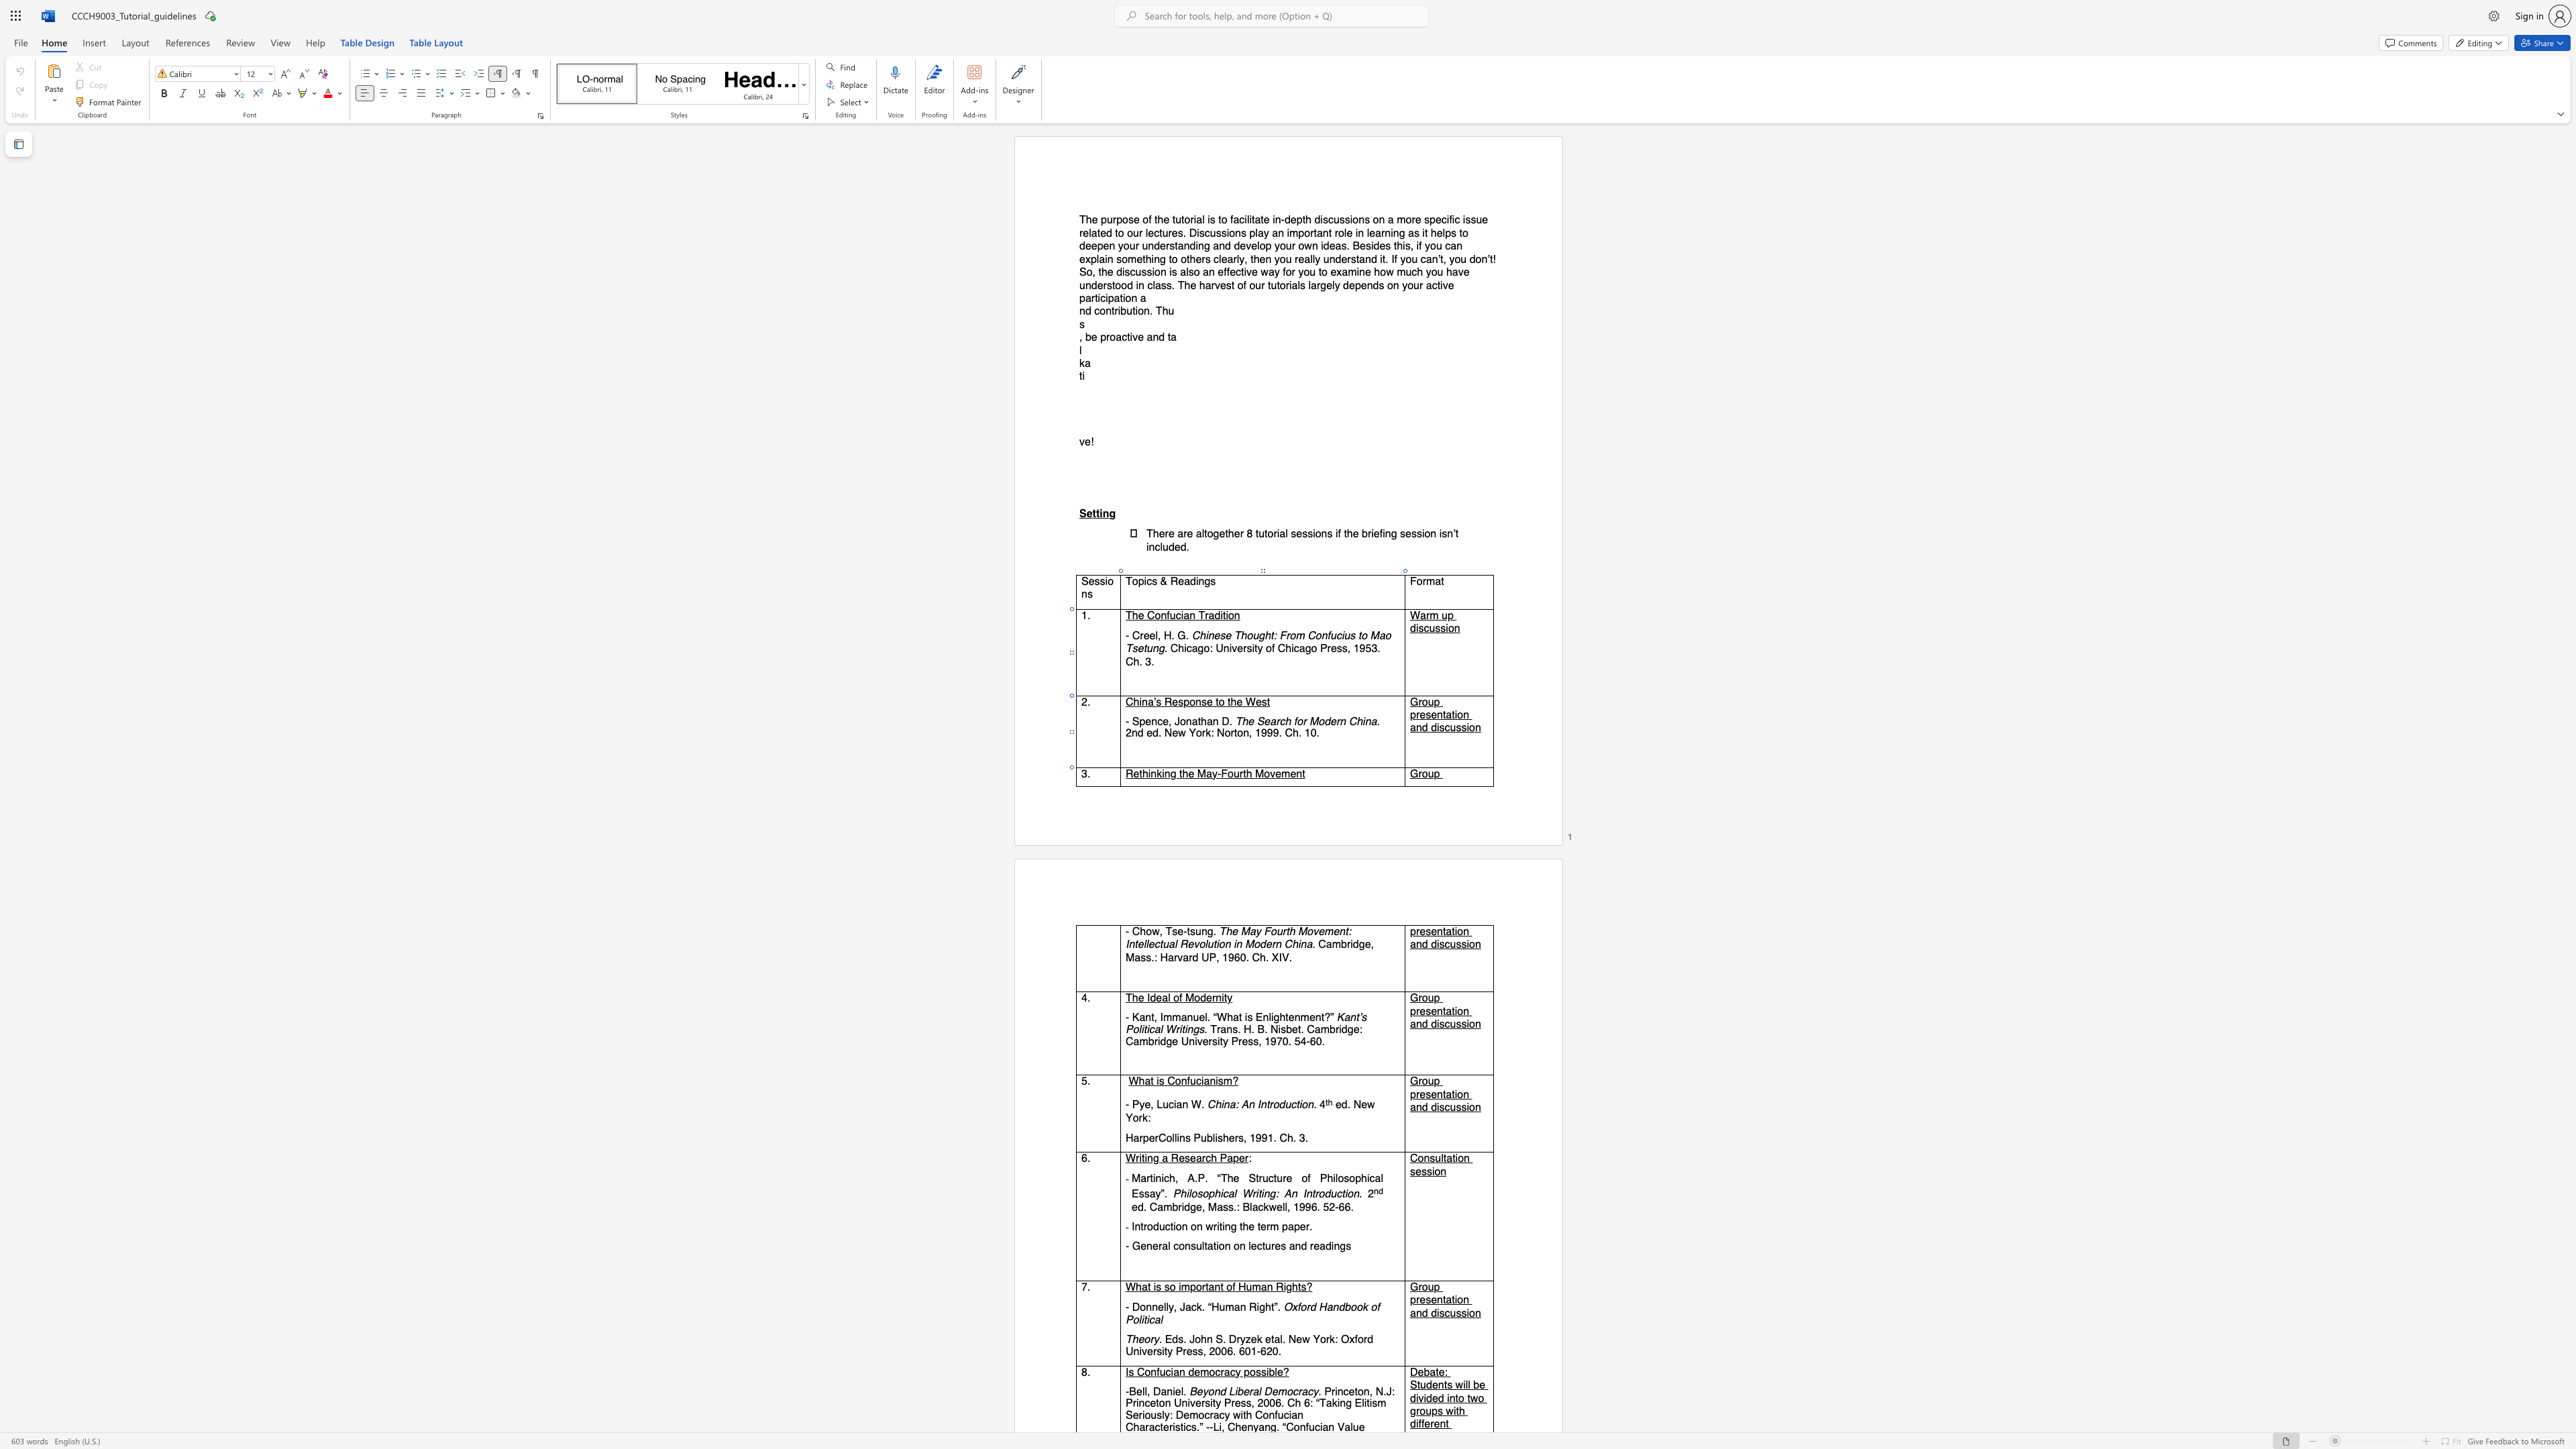 The width and height of the screenshot is (2576, 1449). I want to click on the 1th character "-" in the text, so click(1219, 772).